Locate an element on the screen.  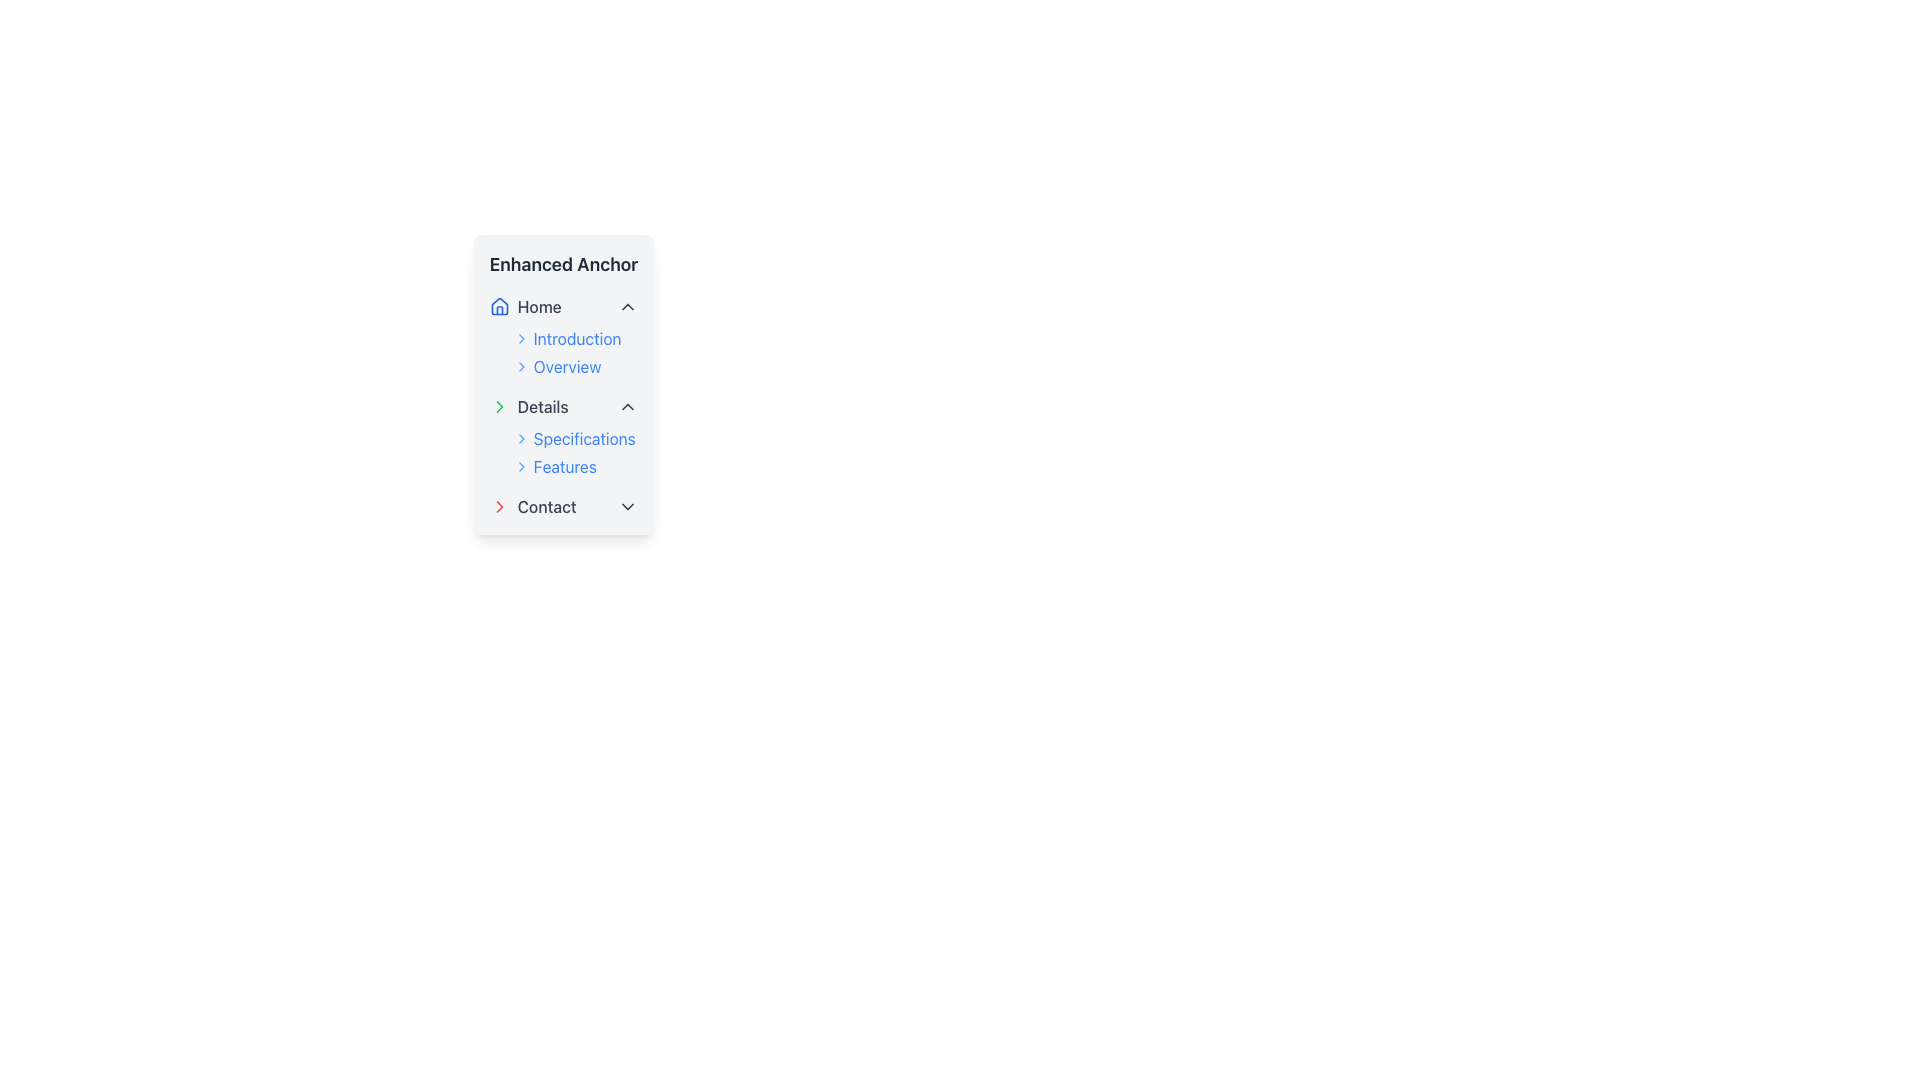
the rightward arrow icon associated with the 'Contact' menu item is located at coordinates (499, 505).